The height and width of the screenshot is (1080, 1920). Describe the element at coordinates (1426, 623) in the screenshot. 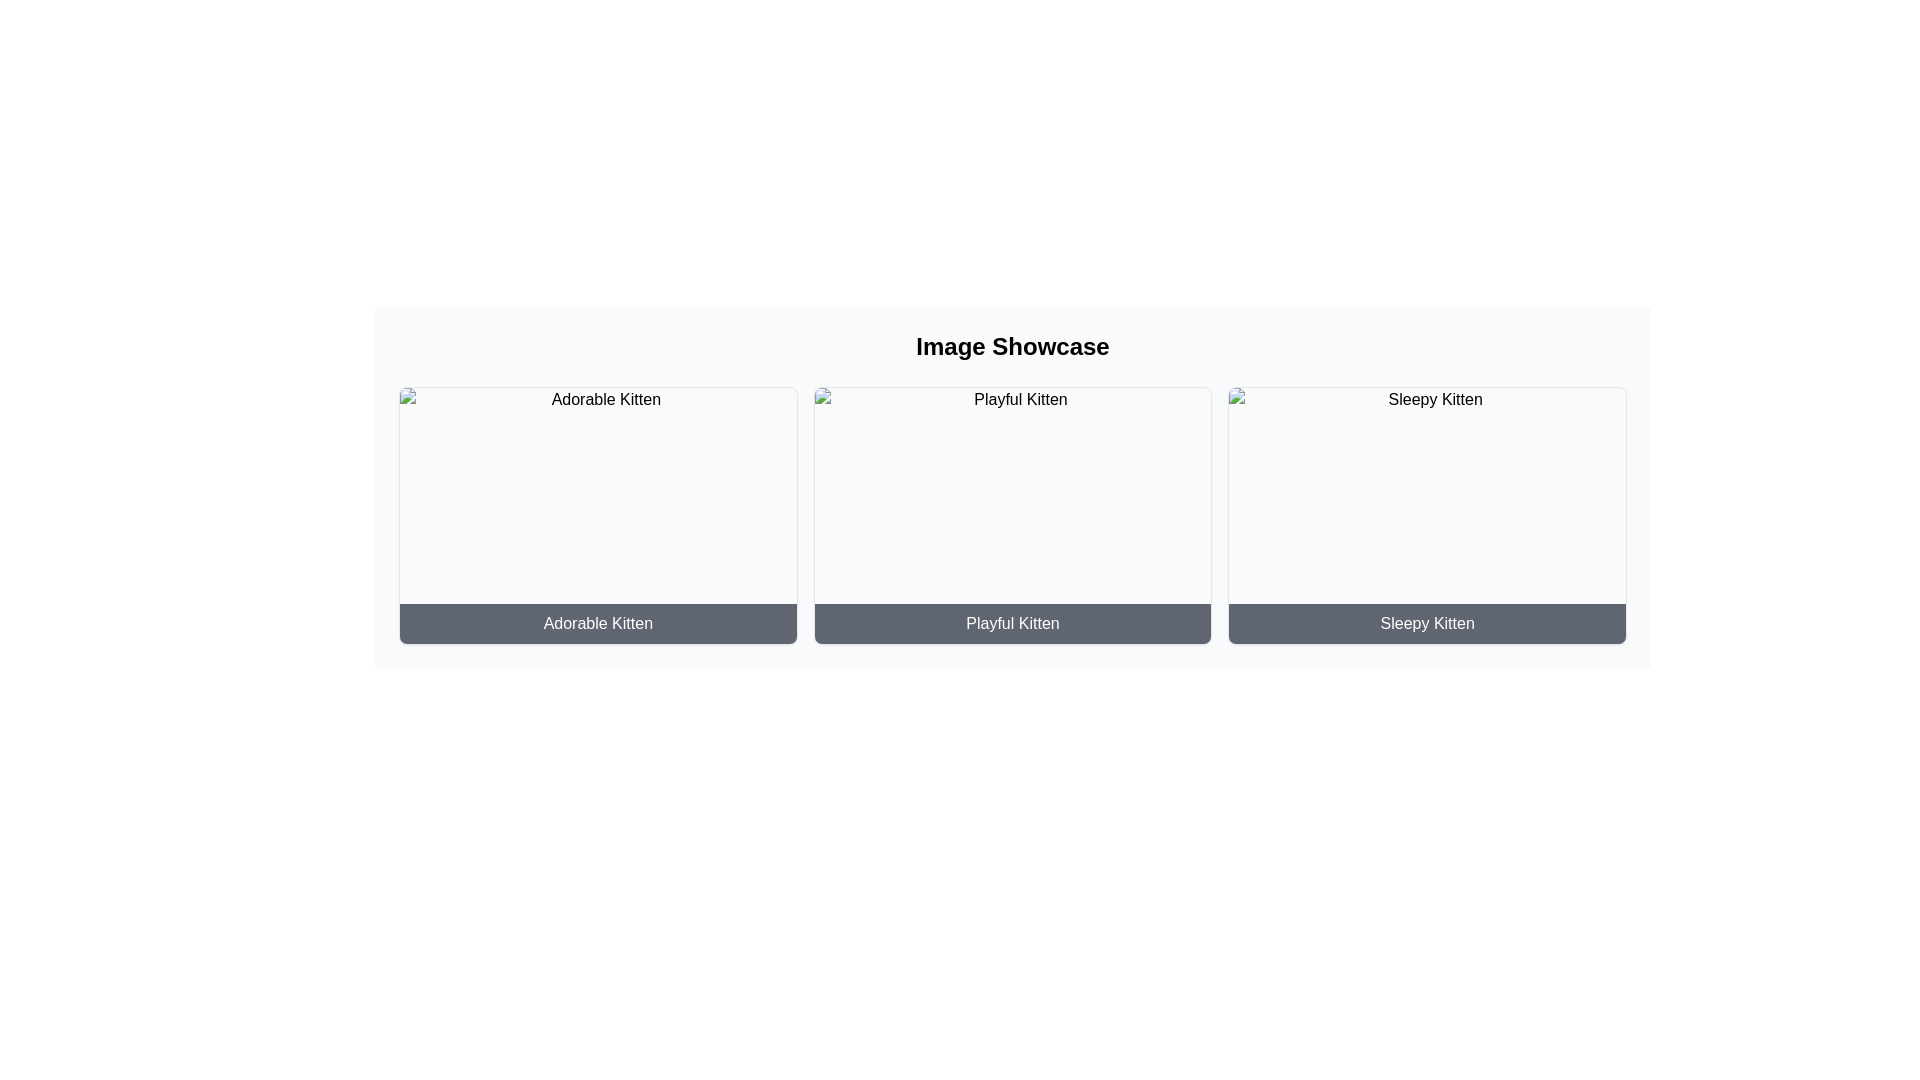

I see `the 'Sleepy Kitten' text label, which is displayed in white on a dark gray transparent background, located at the bottom of a rounded rectangle card` at that location.